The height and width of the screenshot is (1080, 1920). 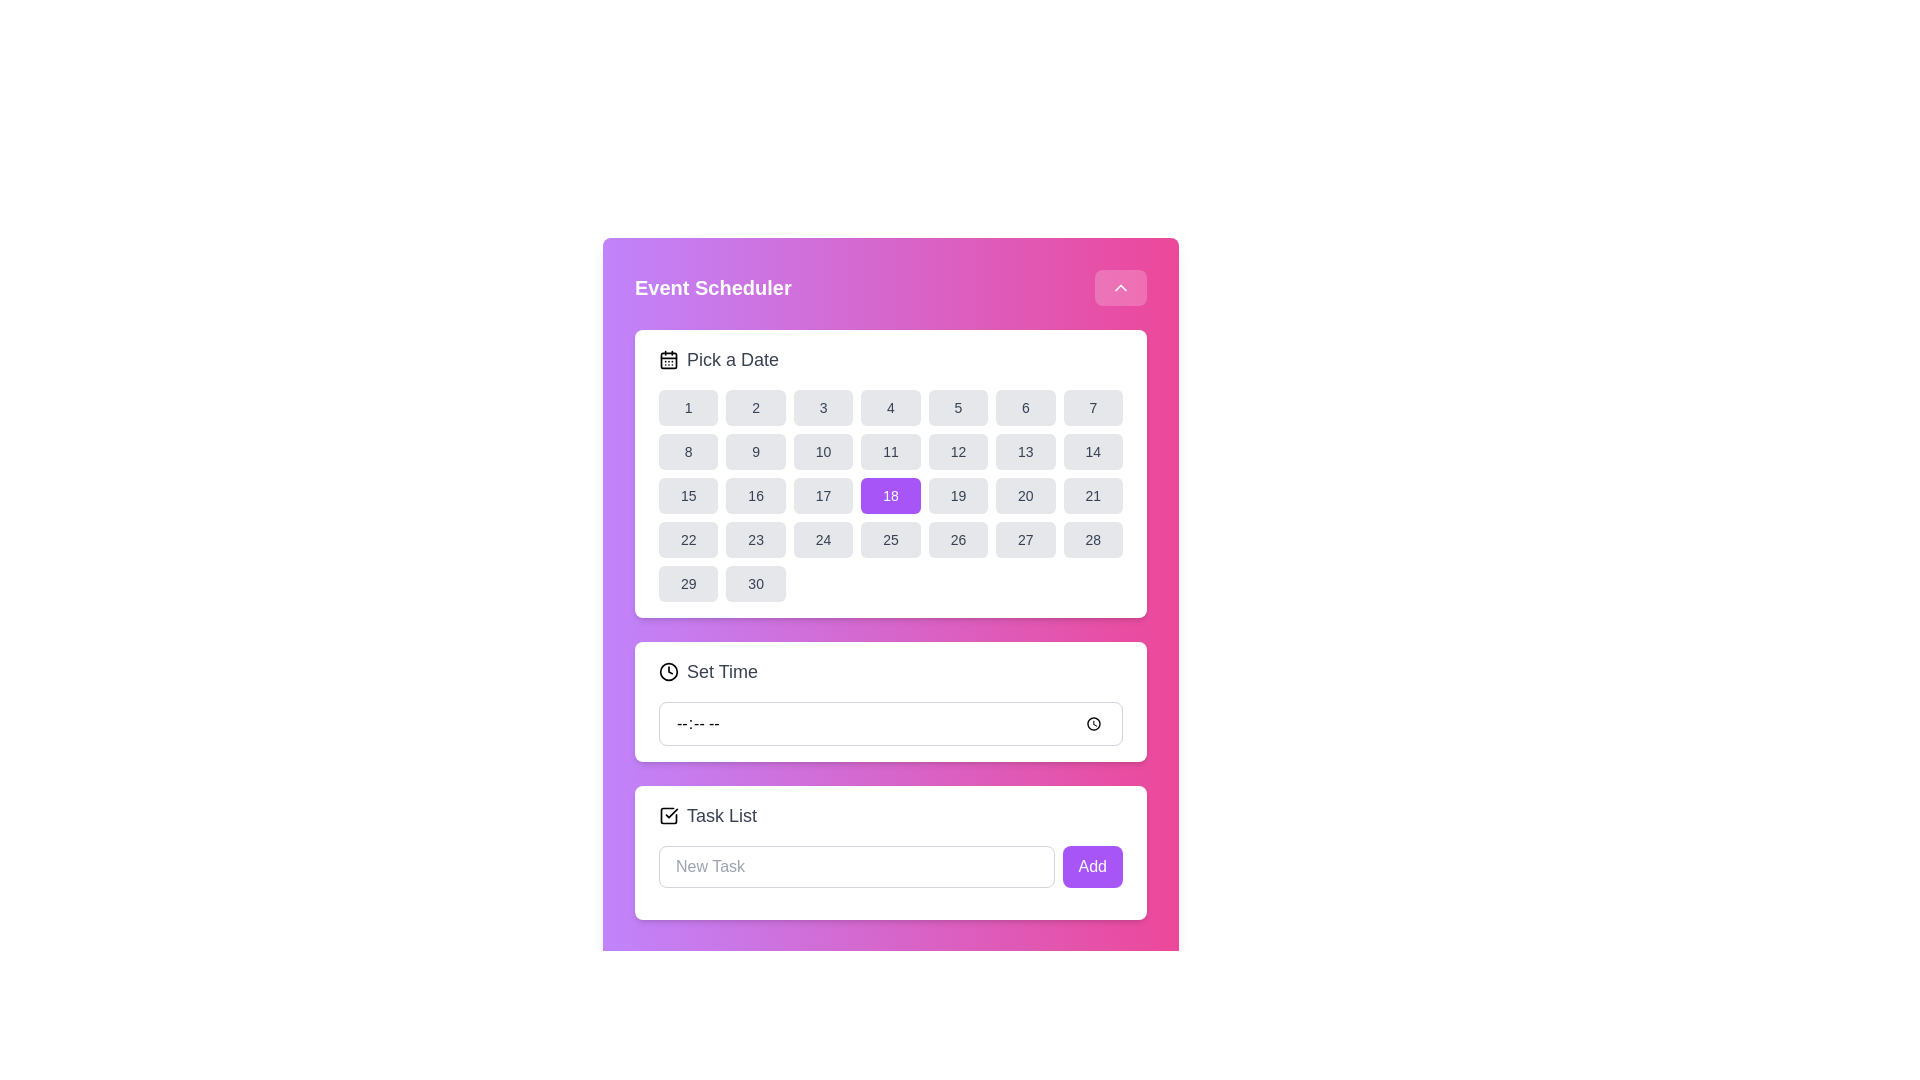 What do you see at coordinates (823, 451) in the screenshot?
I see `the button representing the date '10' in the calendar interface` at bounding box center [823, 451].